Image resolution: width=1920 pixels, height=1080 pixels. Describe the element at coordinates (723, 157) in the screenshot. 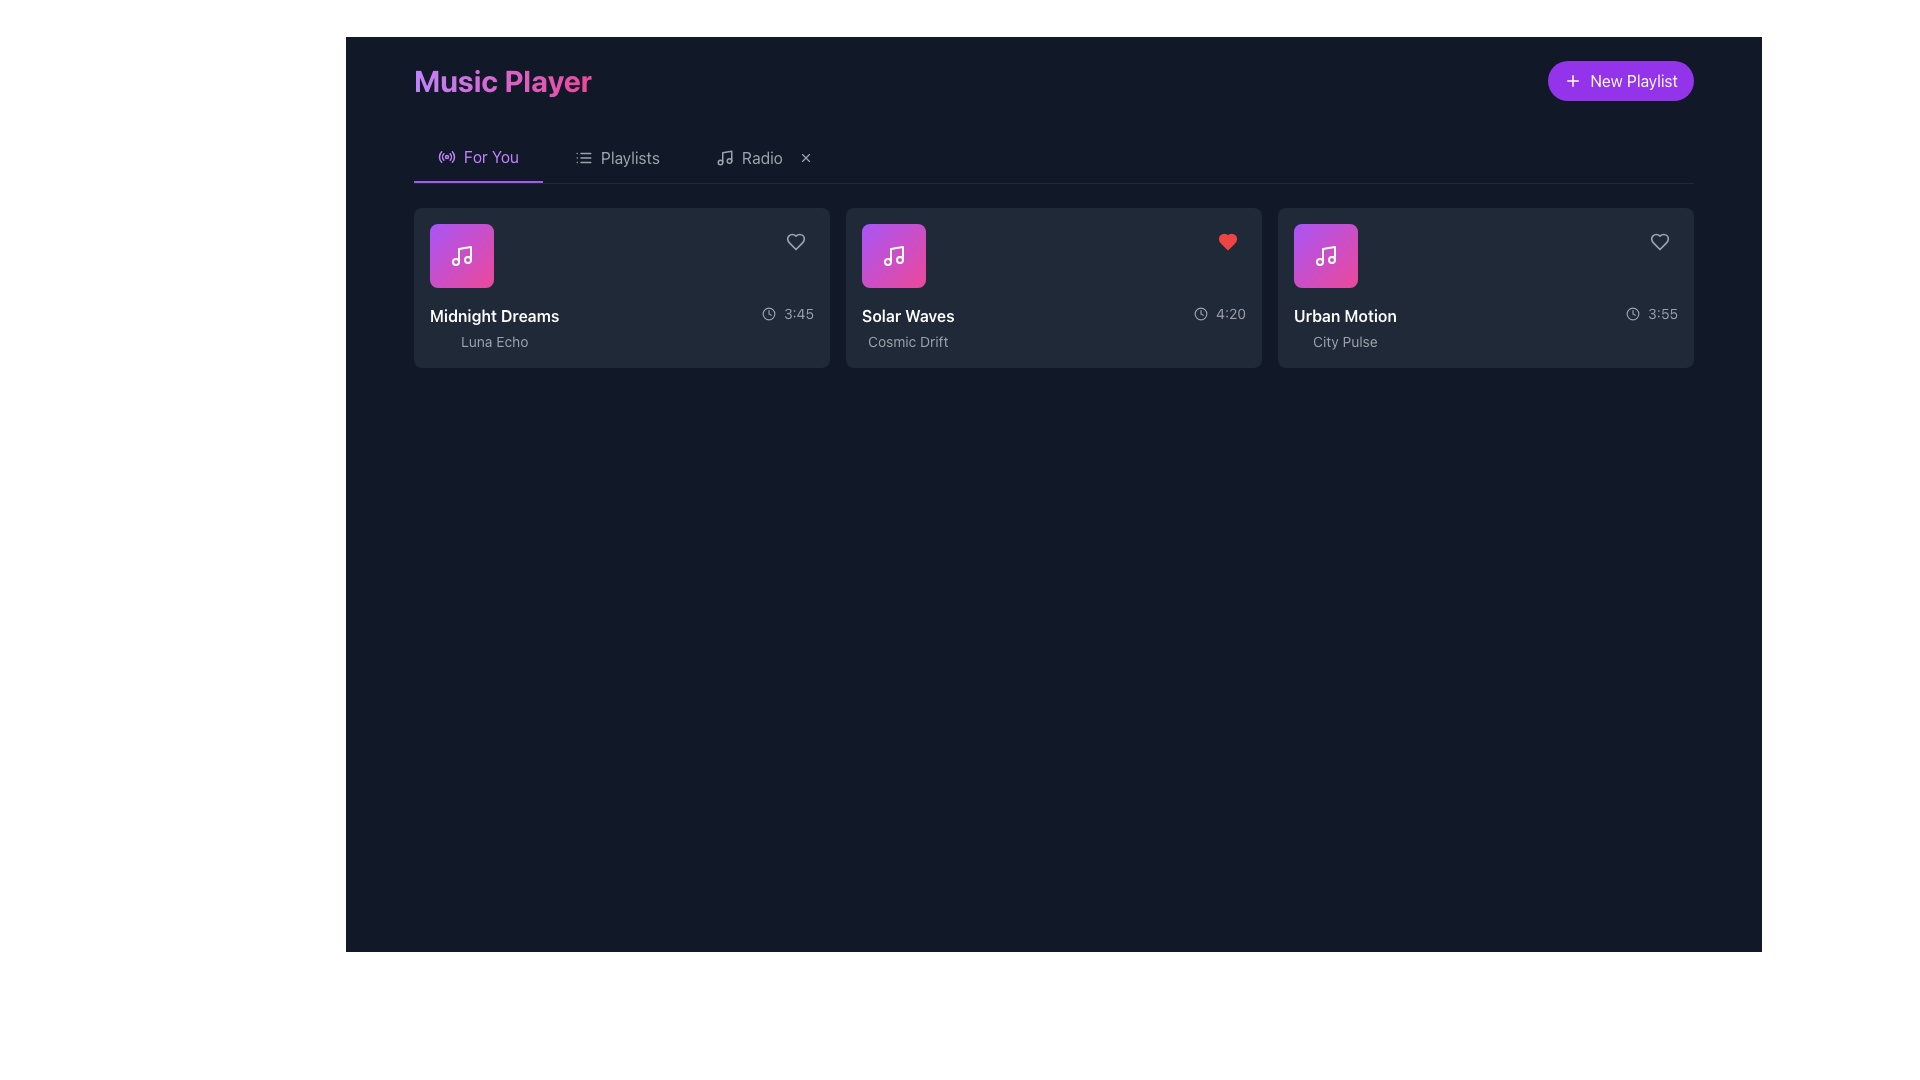

I see `the musical note icon located to the left of the 'Radio' text in the top center navigation menu` at that location.